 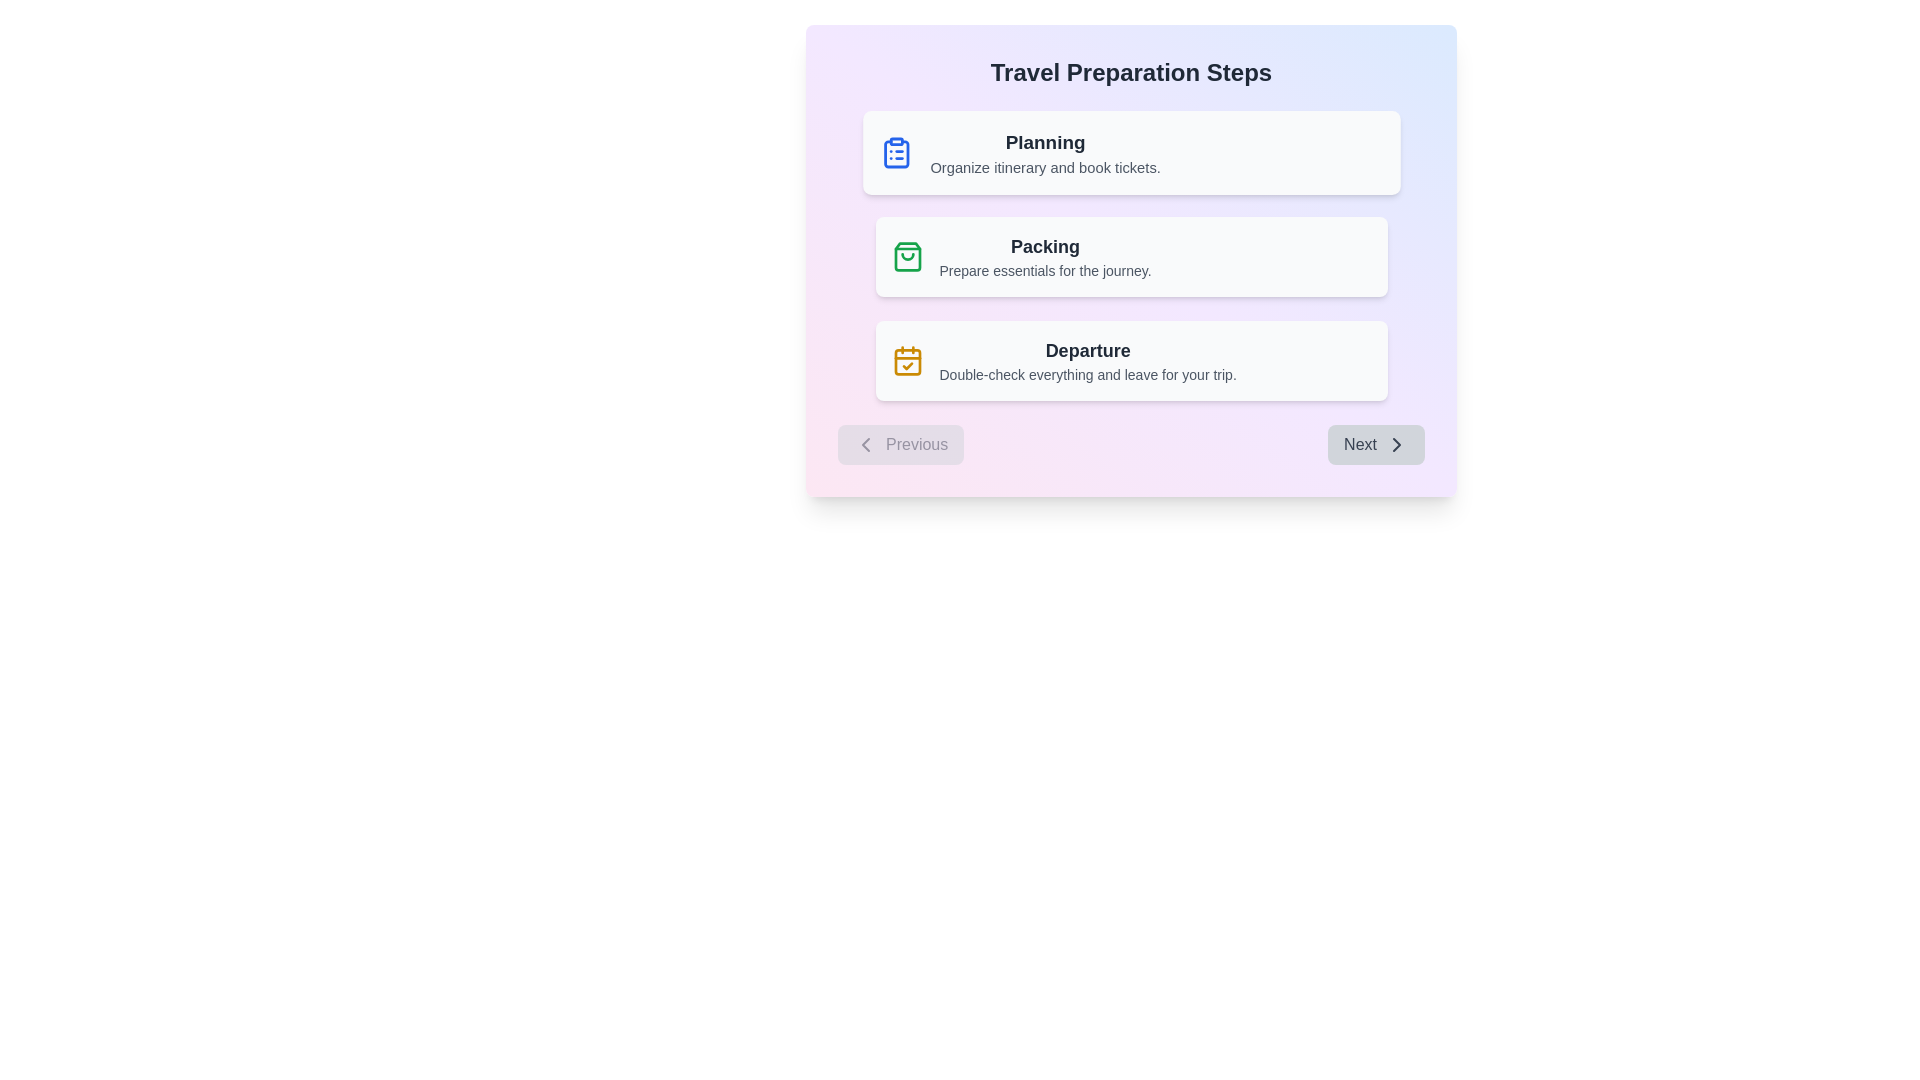 I want to click on the rightward-pointing chevron icon inside the 'Next' button located at the bottom-right corner of the pane, so click(x=1395, y=443).